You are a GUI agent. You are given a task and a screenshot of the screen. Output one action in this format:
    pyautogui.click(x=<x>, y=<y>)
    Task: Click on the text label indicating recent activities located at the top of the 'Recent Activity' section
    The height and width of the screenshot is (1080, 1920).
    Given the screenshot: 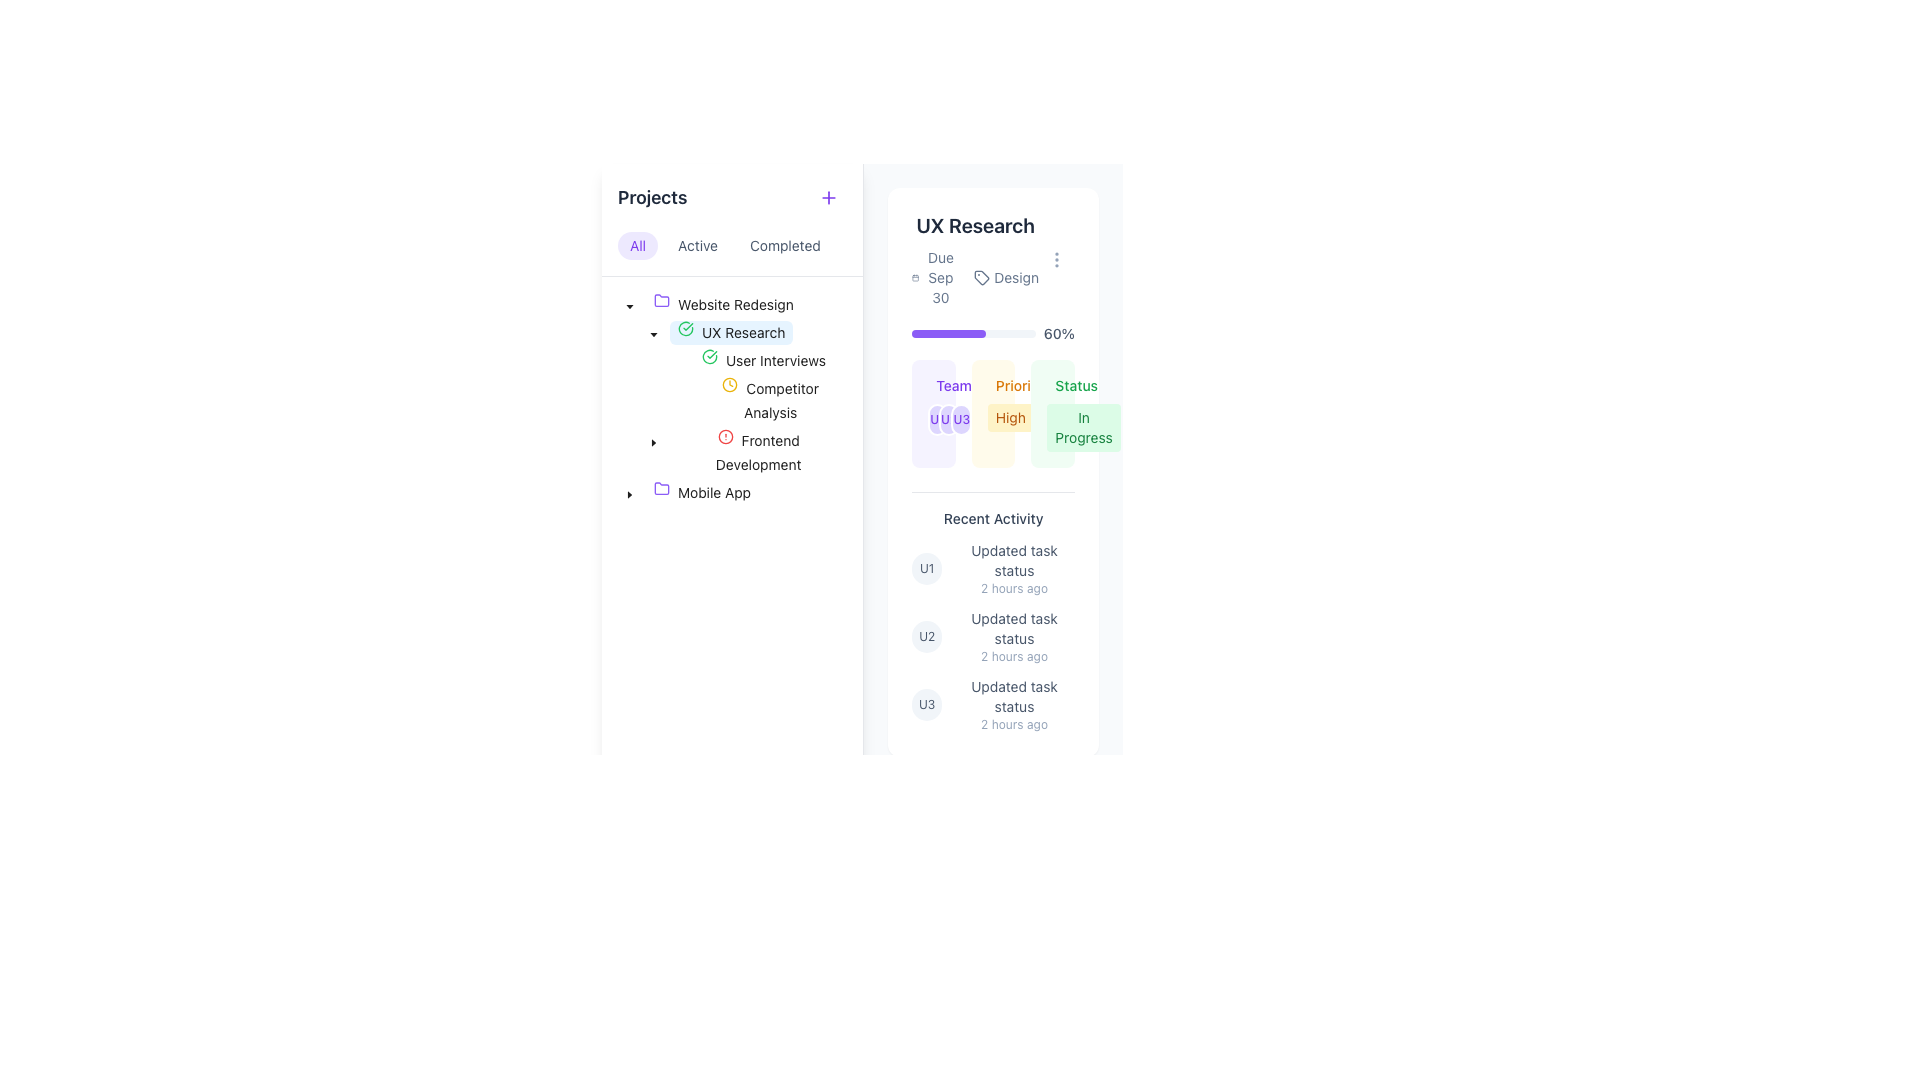 What is the action you would take?
    pyautogui.click(x=993, y=518)
    